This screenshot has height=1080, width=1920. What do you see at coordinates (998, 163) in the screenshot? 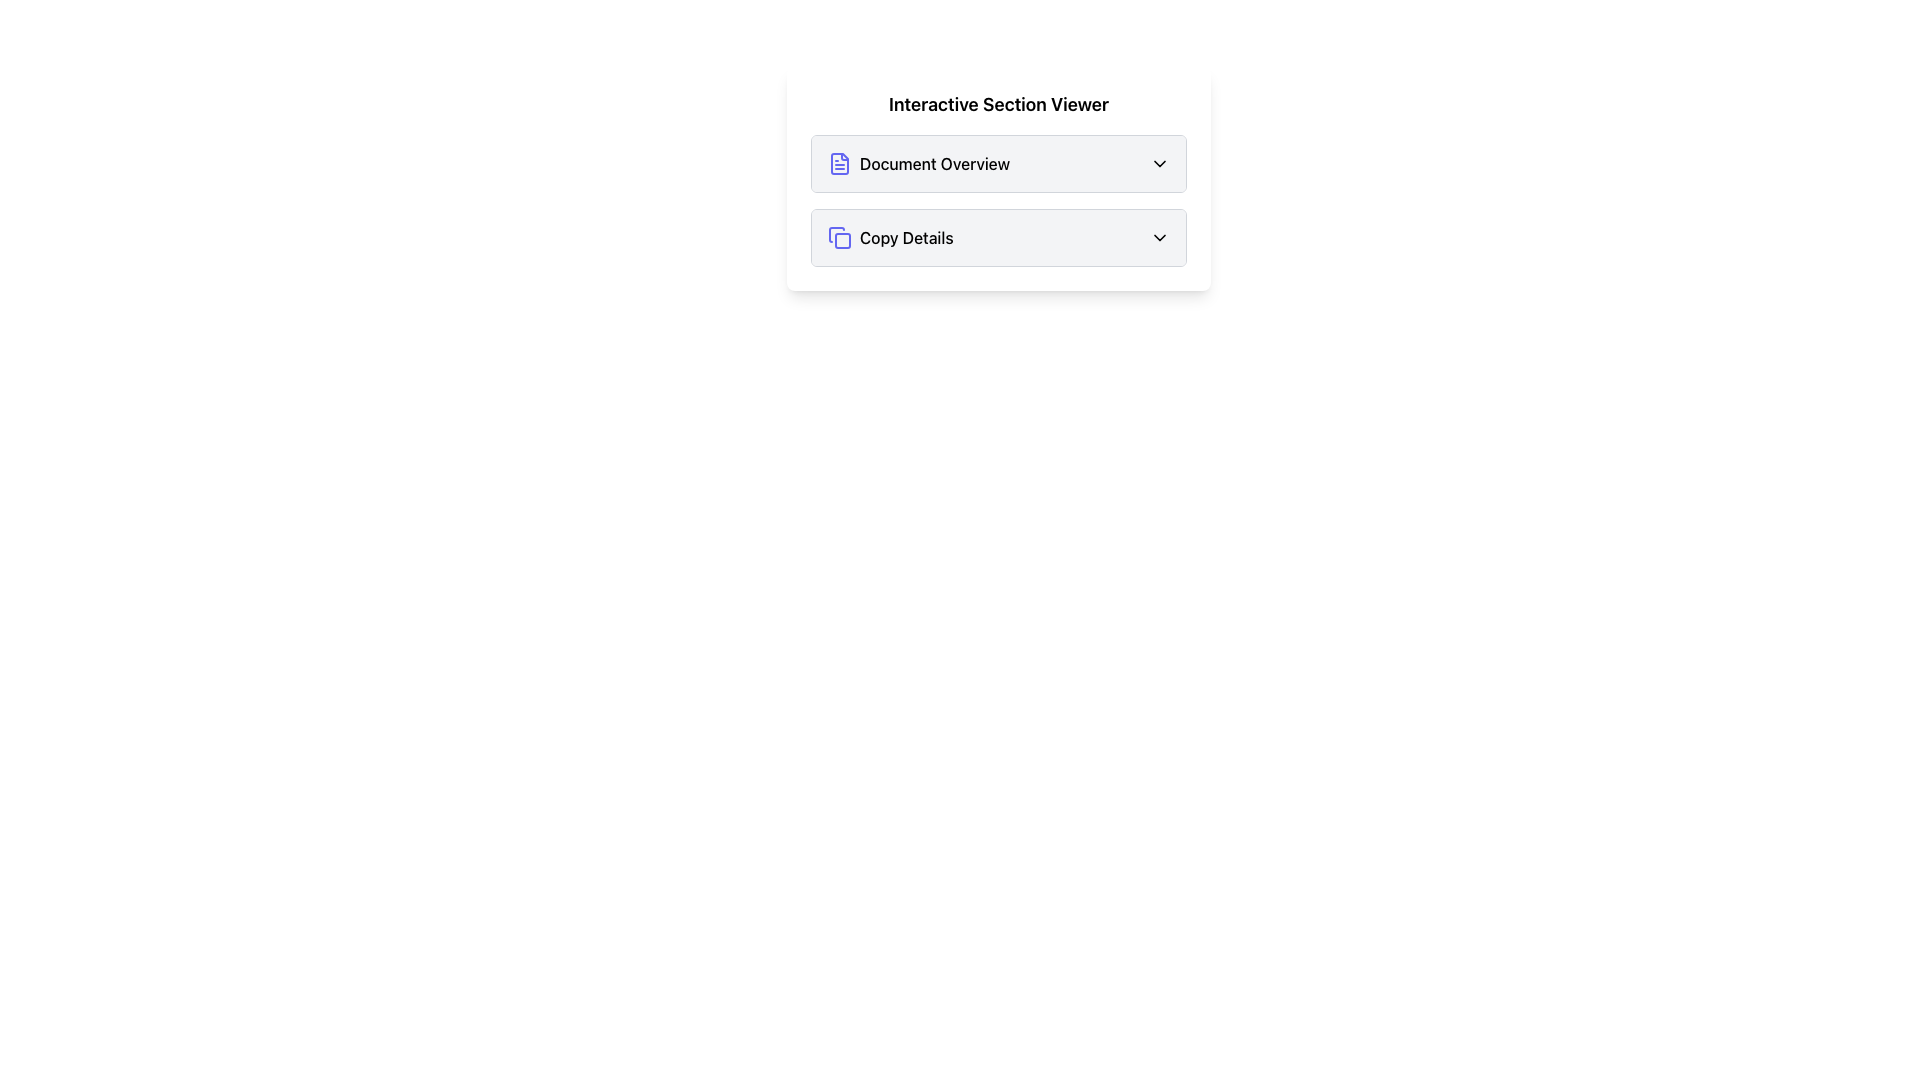
I see `the Collapsible Section Header` at bounding box center [998, 163].